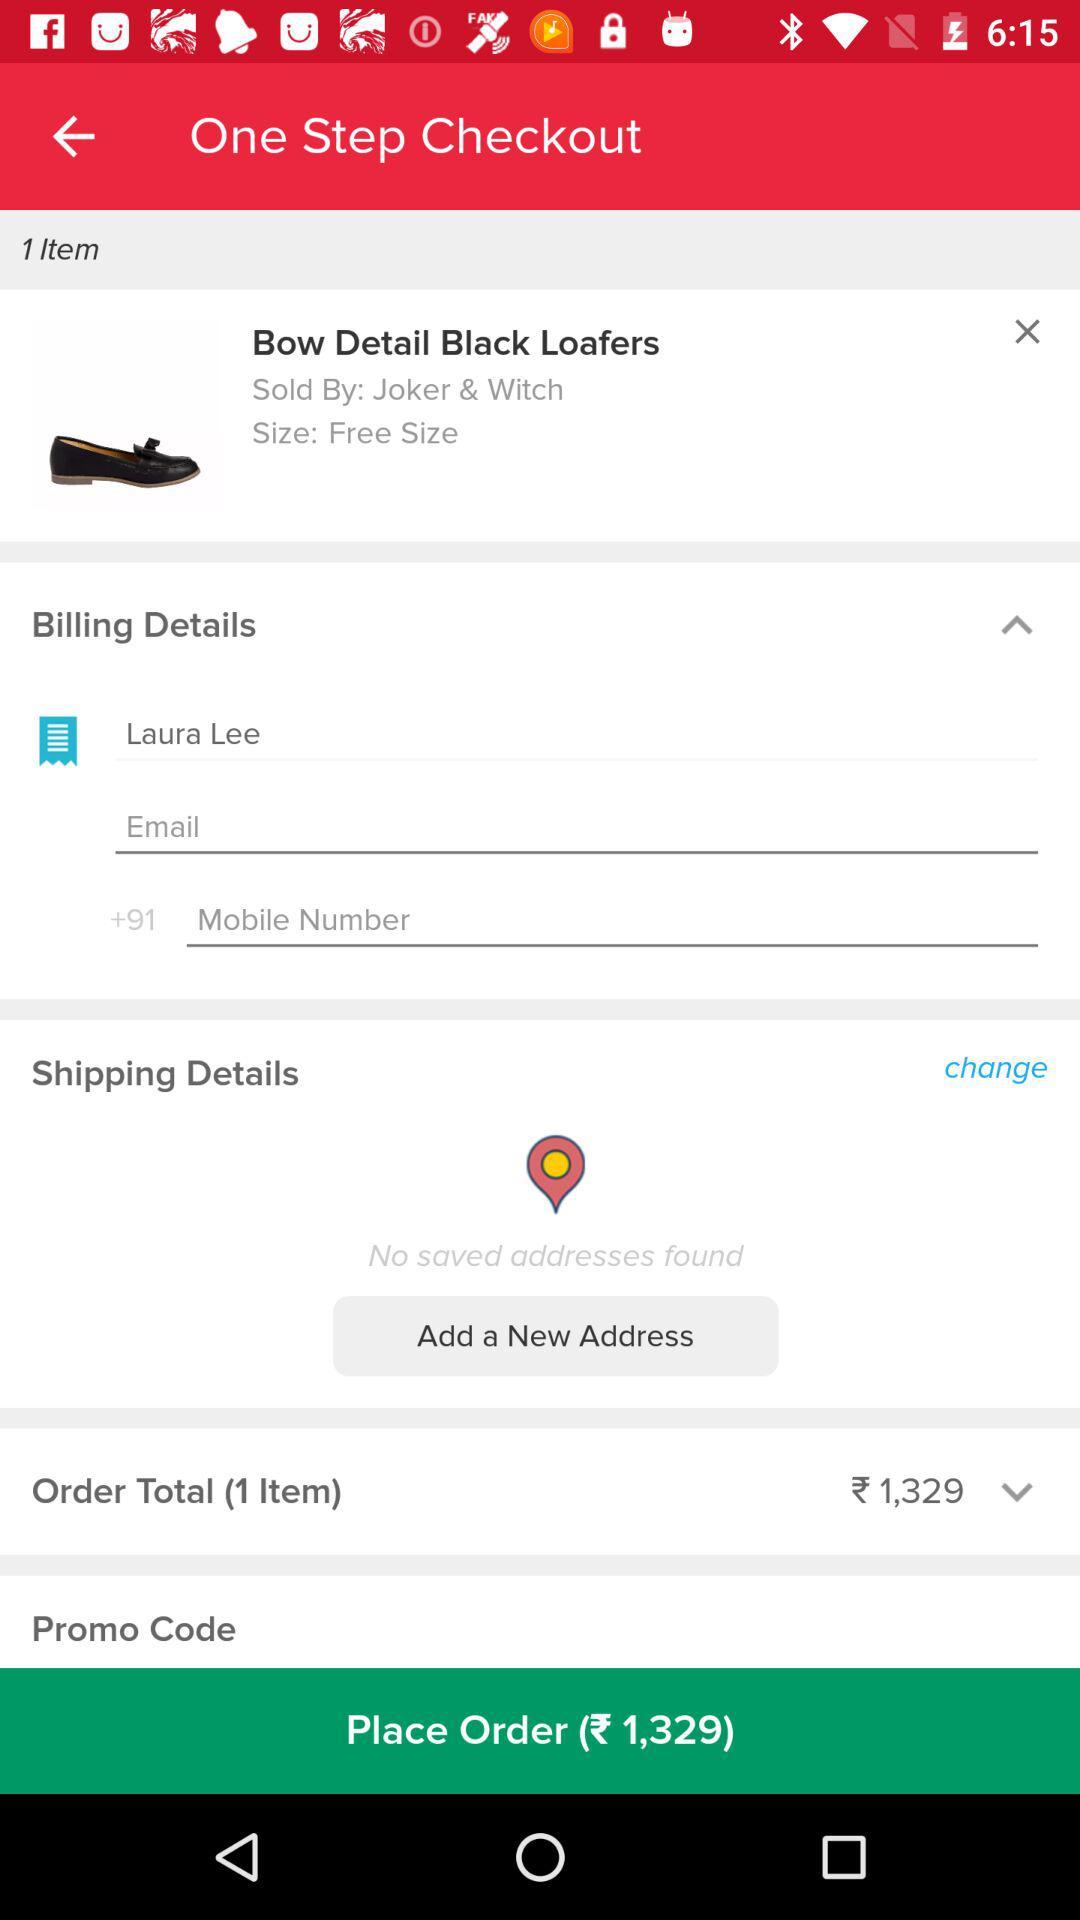 The width and height of the screenshot is (1080, 1920). I want to click on product image, so click(126, 414).